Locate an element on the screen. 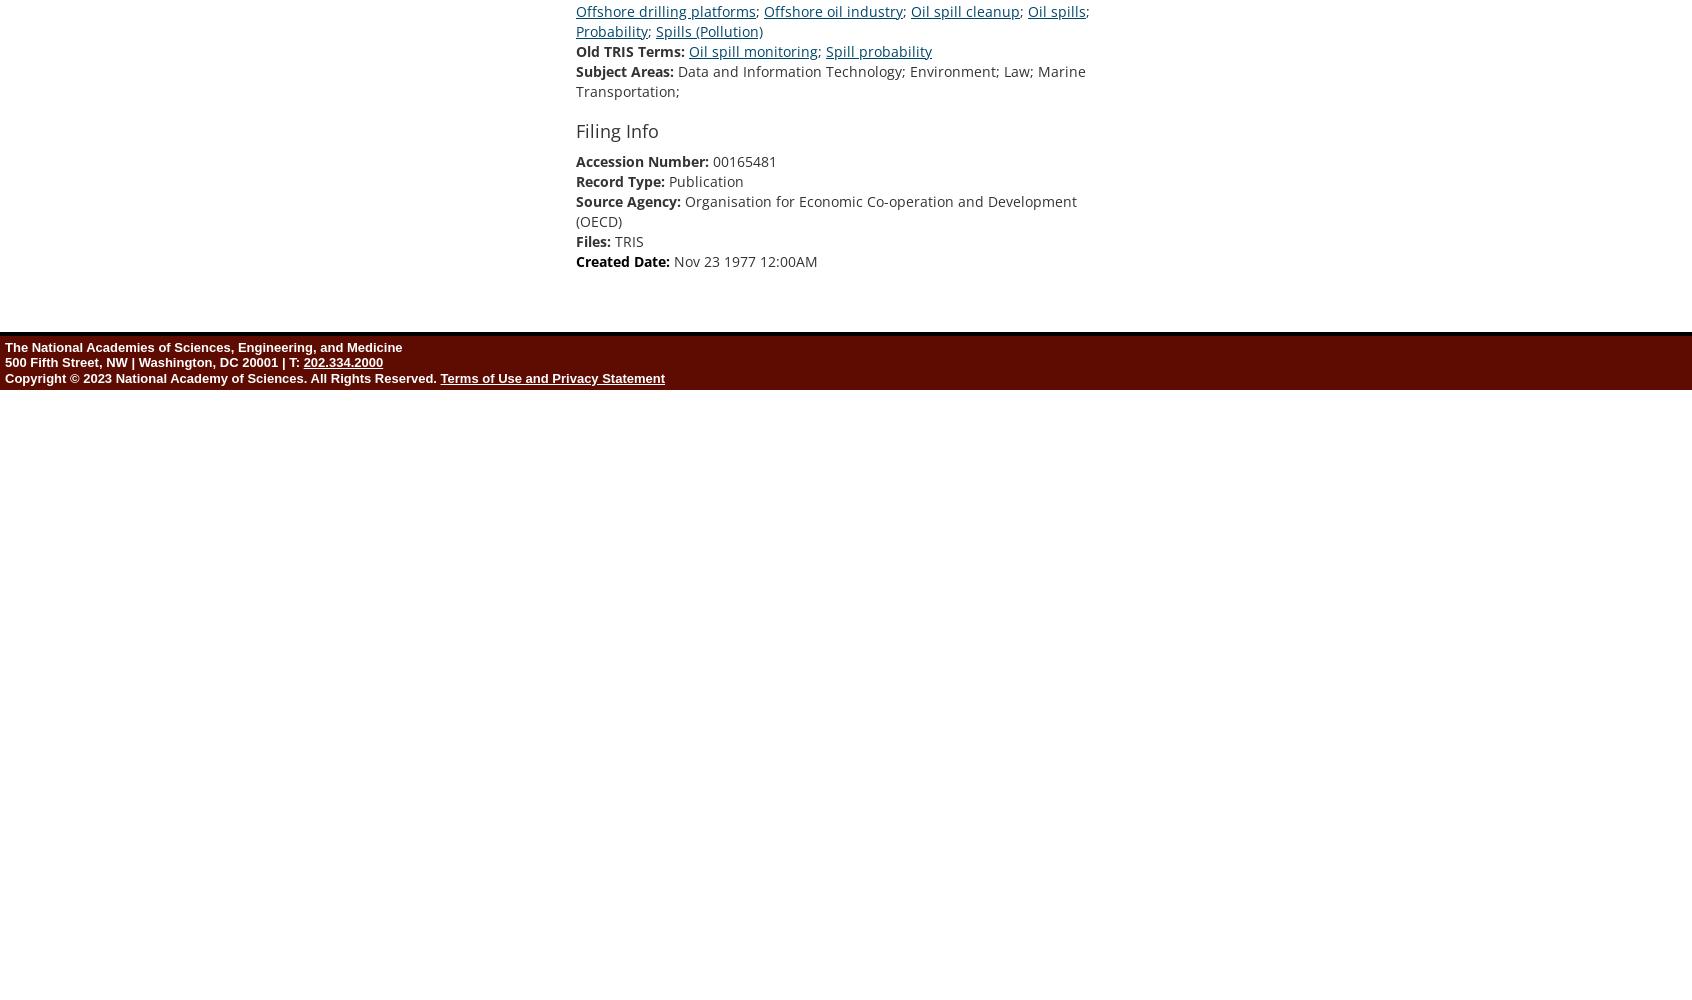  'Oil spill monitoring' is located at coordinates (752, 50).